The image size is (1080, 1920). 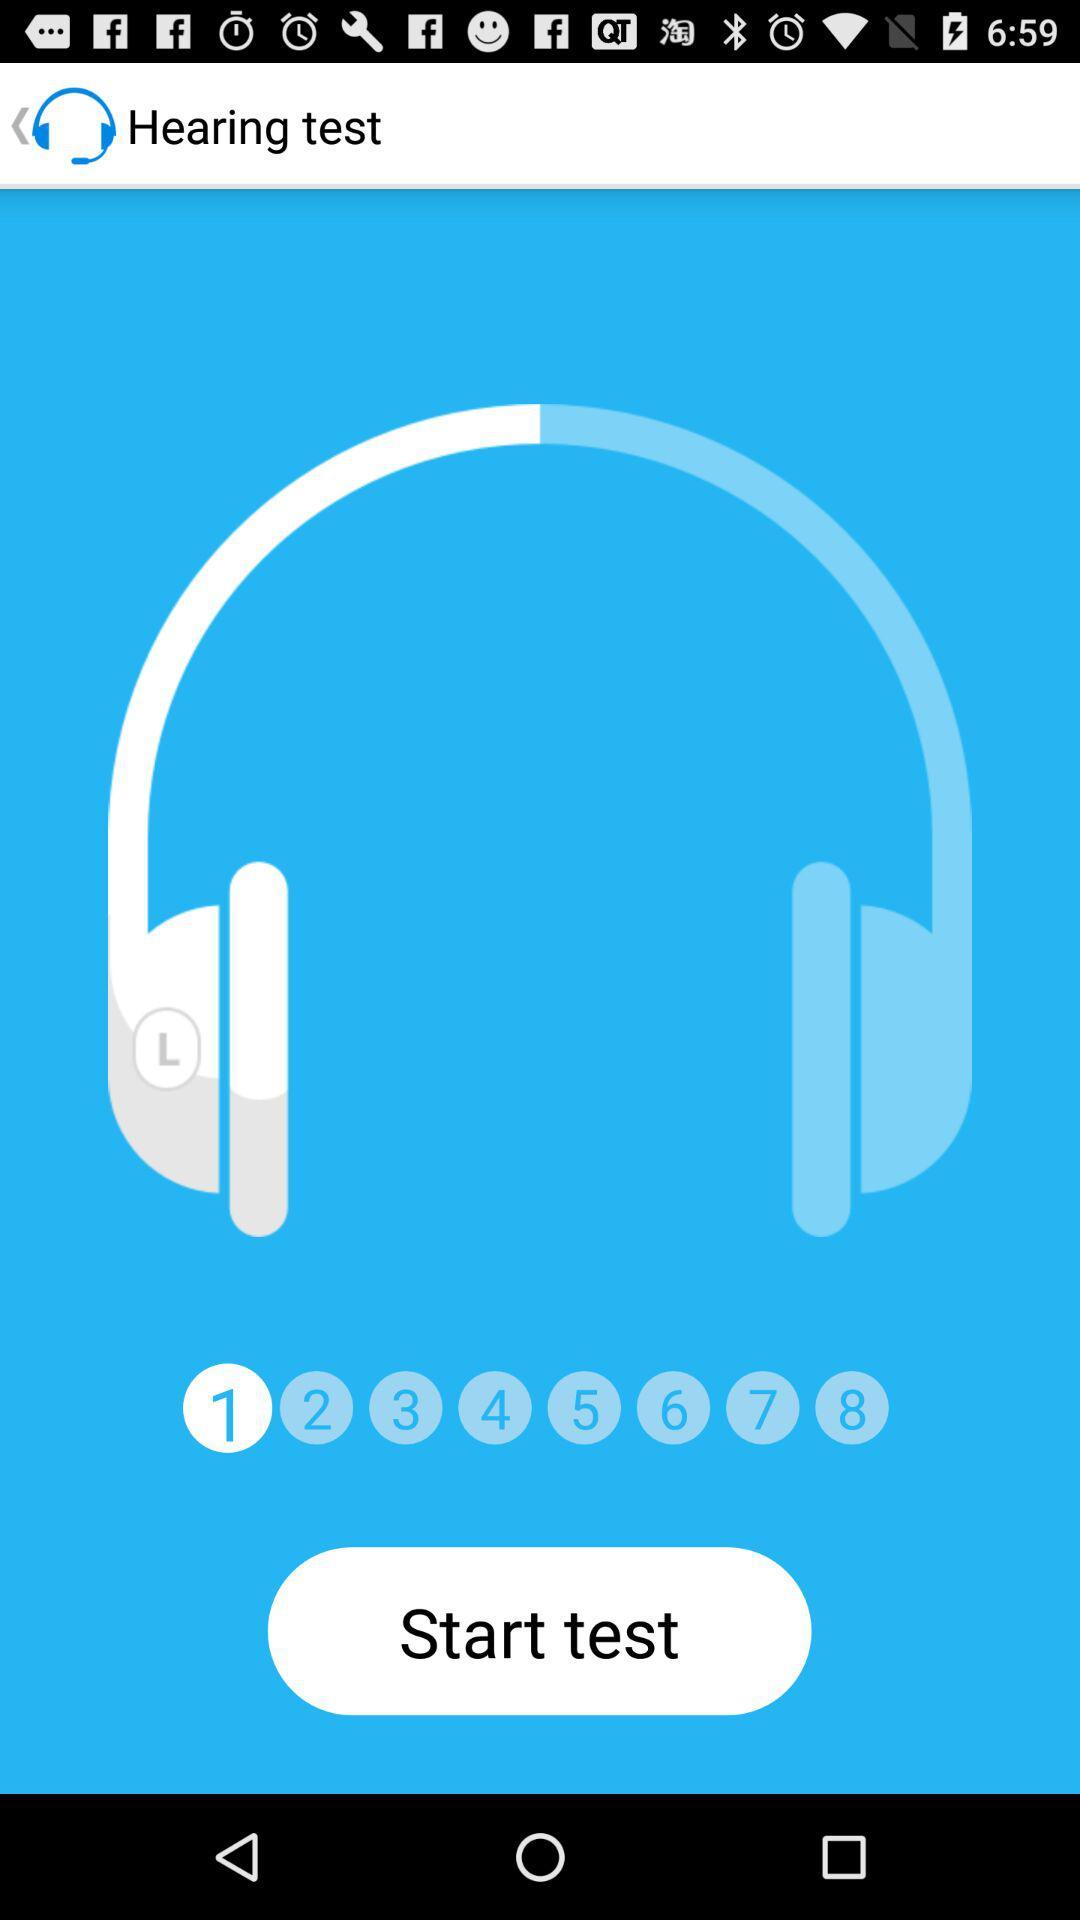 I want to click on the item below 1, so click(x=538, y=1631).